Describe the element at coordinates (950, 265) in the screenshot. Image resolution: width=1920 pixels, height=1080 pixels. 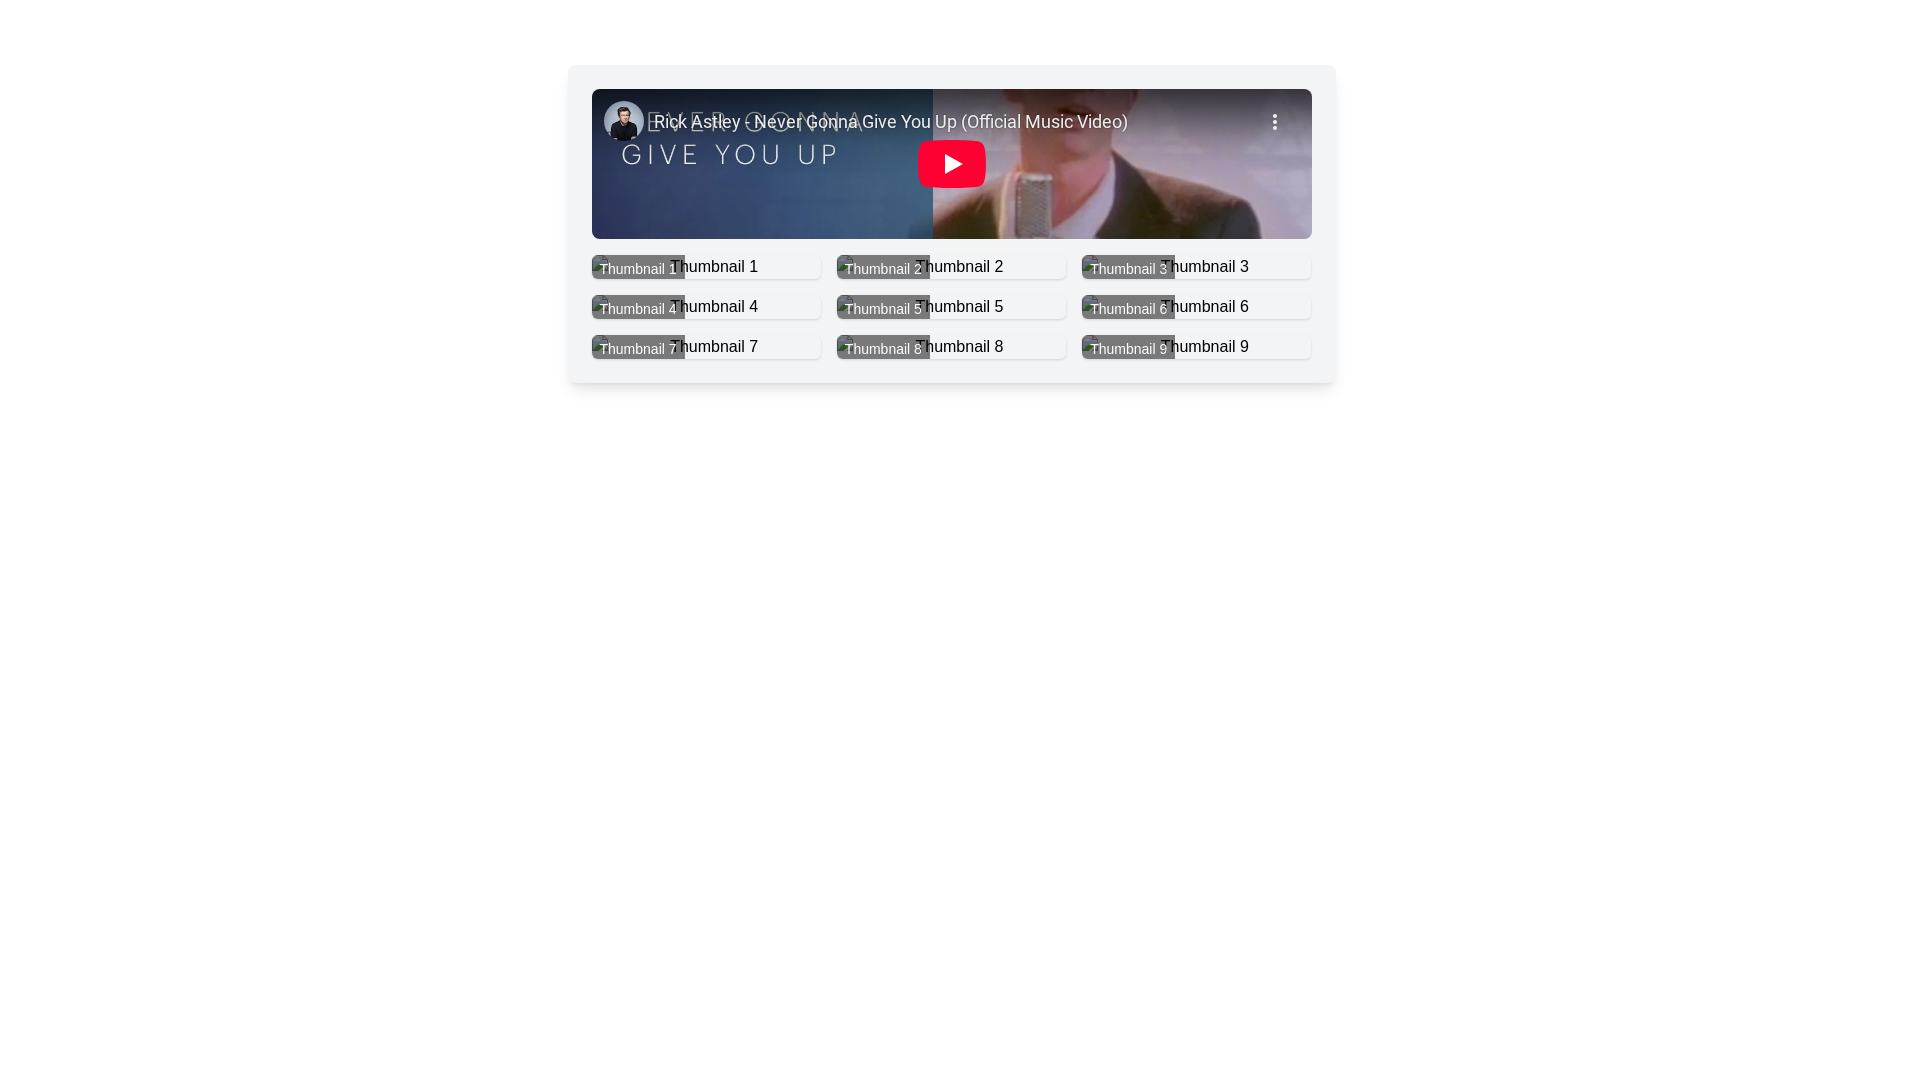
I see `the rectangular thumbnail with rounded corners displaying 'Thumbnail 2' in the top left corner of the semi-transparent black label` at that location.